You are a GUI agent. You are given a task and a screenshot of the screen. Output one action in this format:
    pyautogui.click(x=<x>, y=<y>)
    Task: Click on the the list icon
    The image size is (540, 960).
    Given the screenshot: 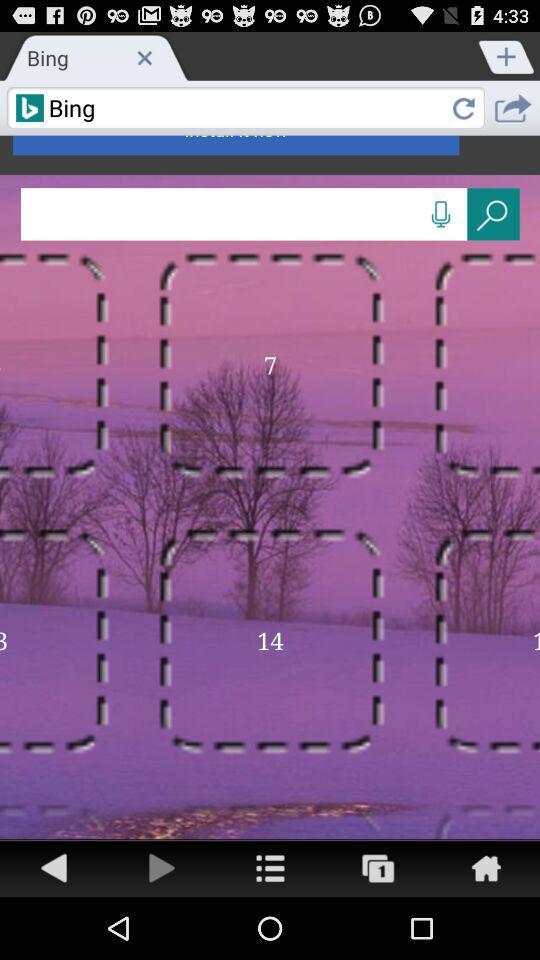 What is the action you would take?
    pyautogui.click(x=270, y=928)
    